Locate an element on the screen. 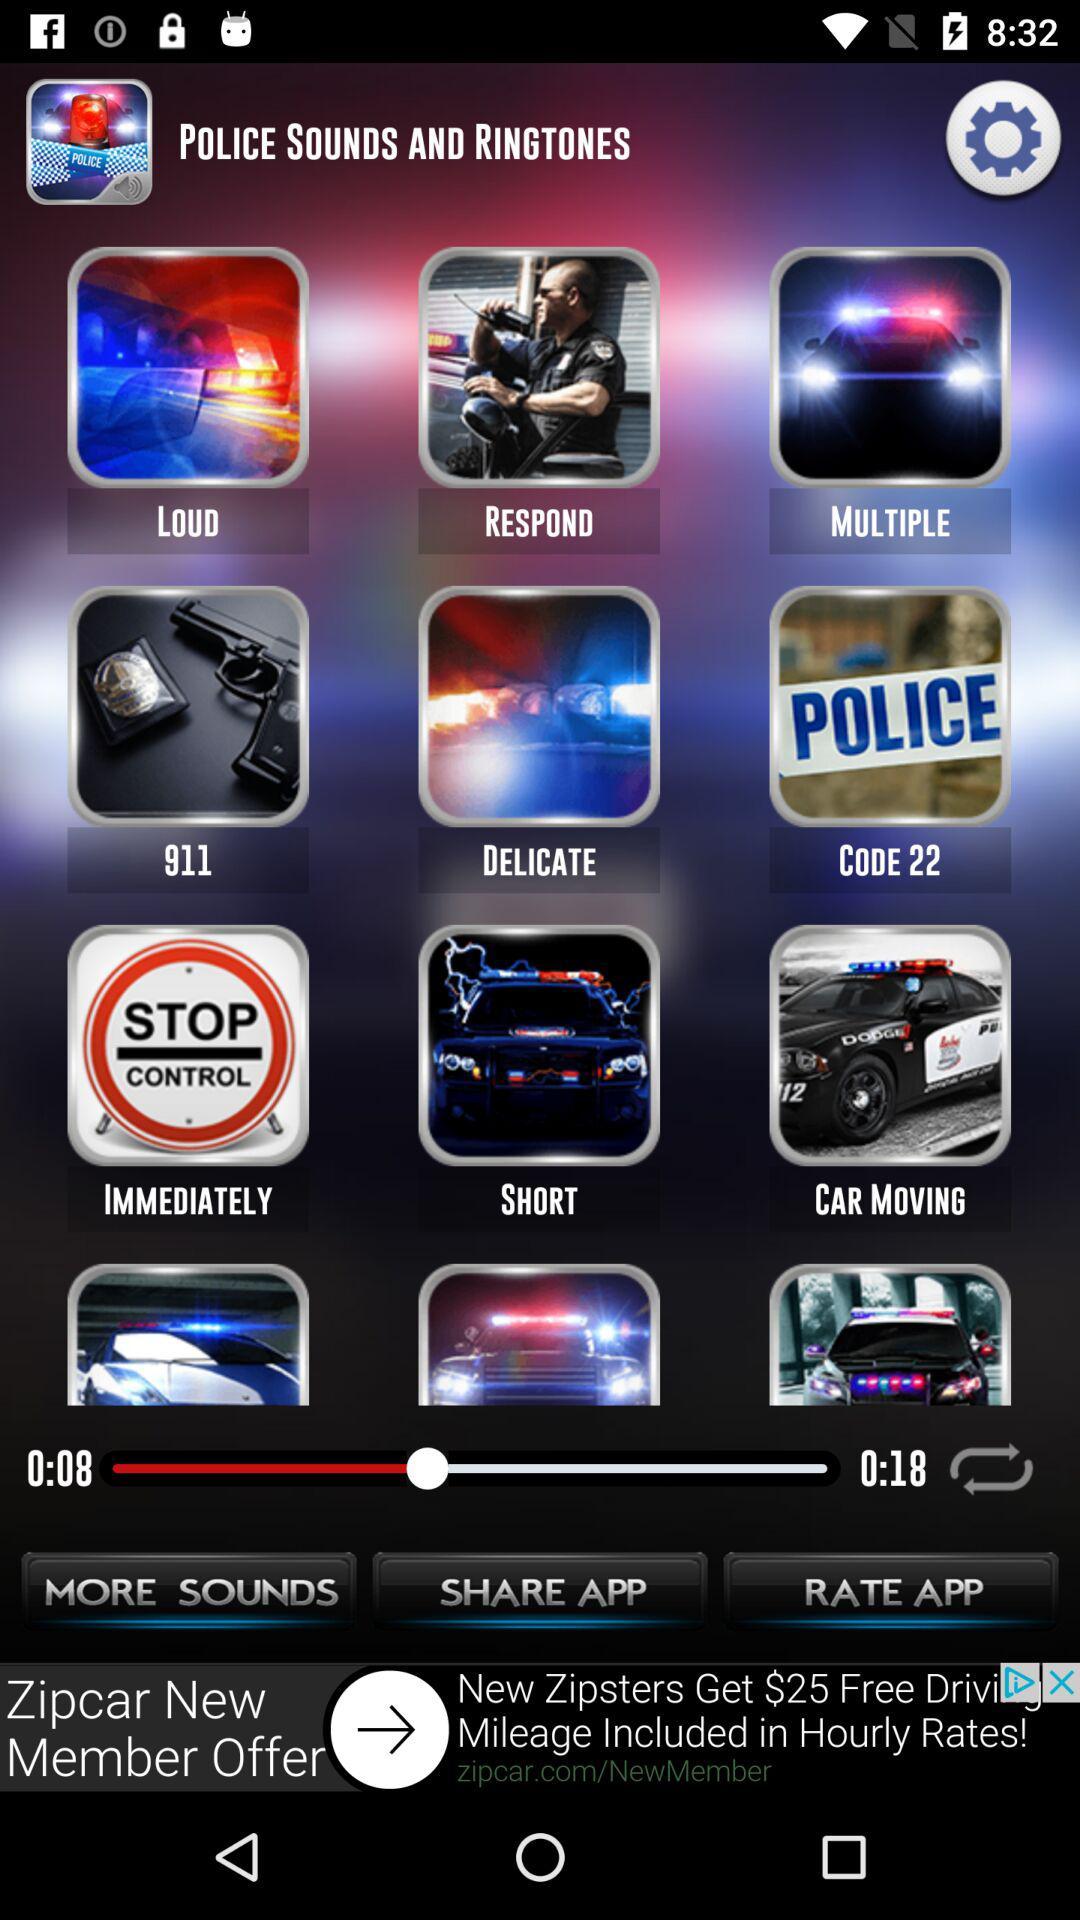 Image resolution: width=1080 pixels, height=1920 pixels. the settings icon is located at coordinates (1003, 140).